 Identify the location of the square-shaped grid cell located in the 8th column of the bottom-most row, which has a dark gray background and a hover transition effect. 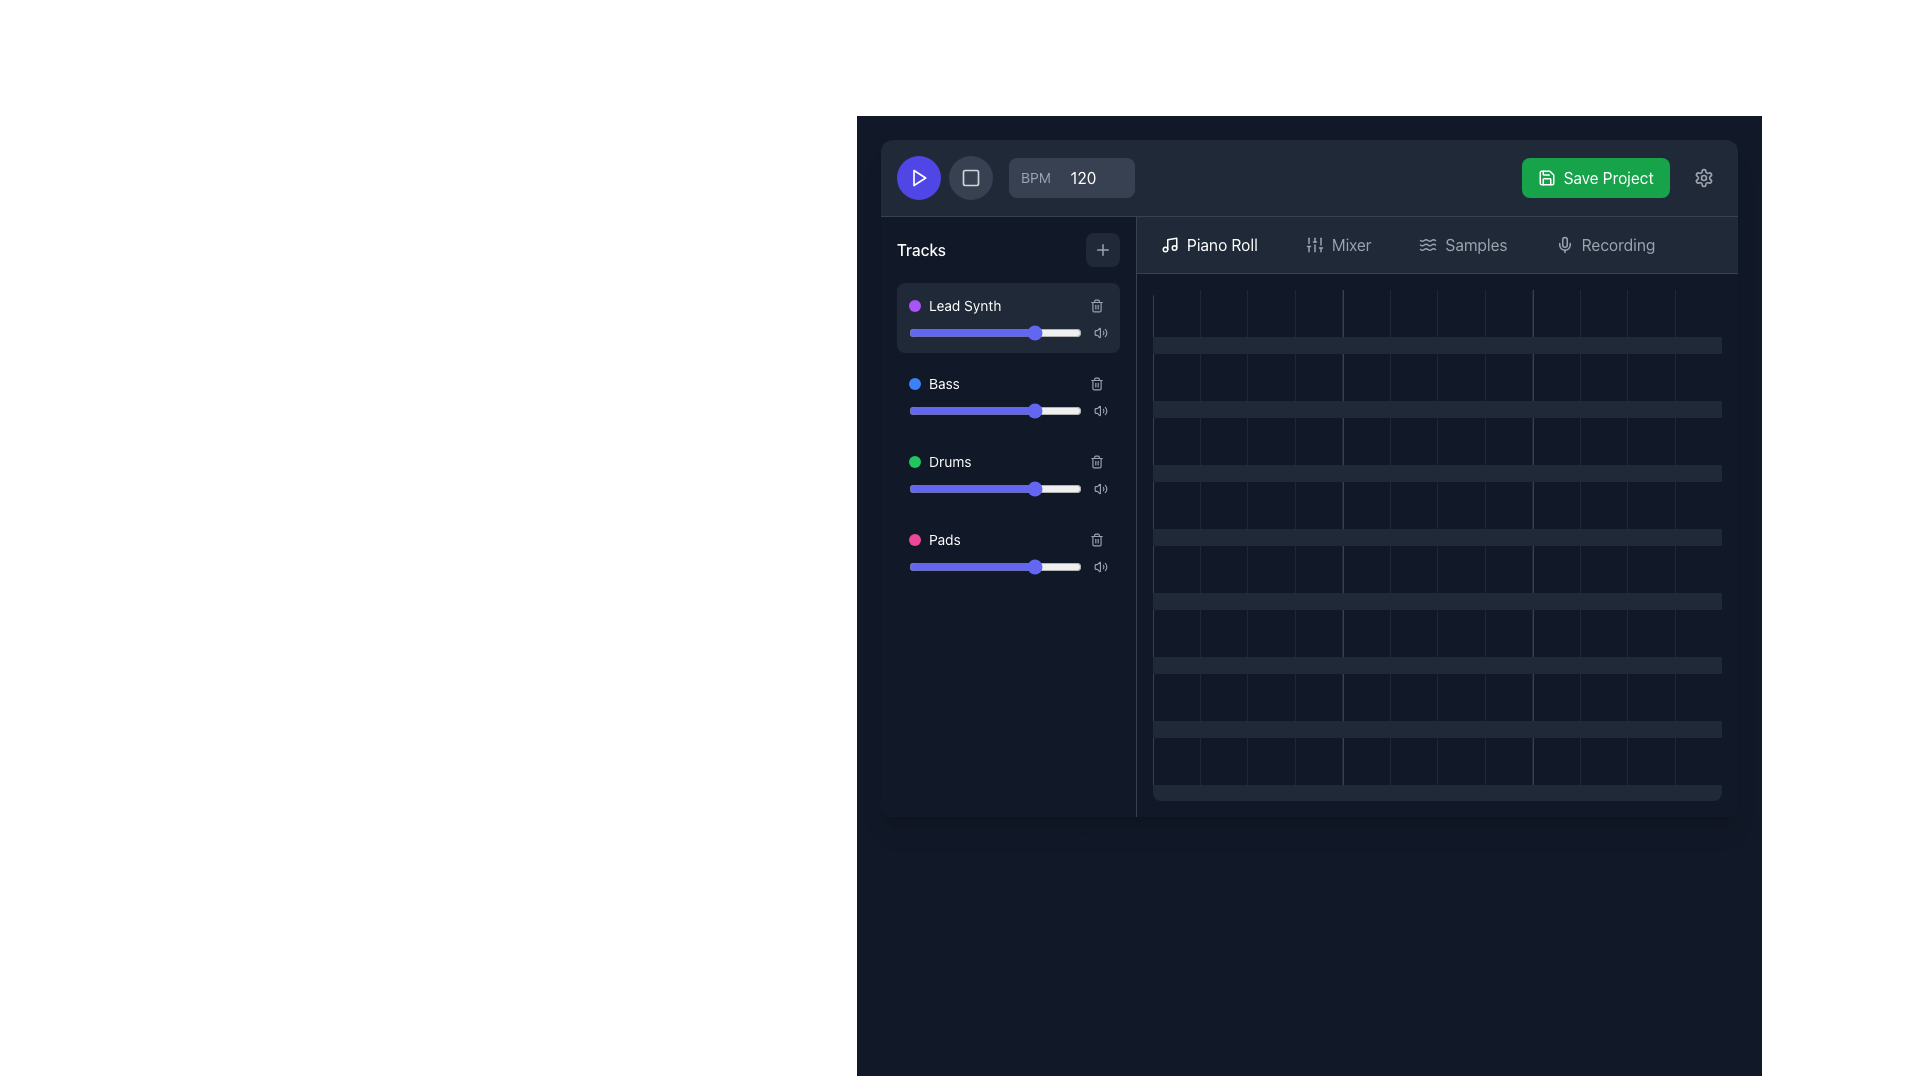
(1508, 696).